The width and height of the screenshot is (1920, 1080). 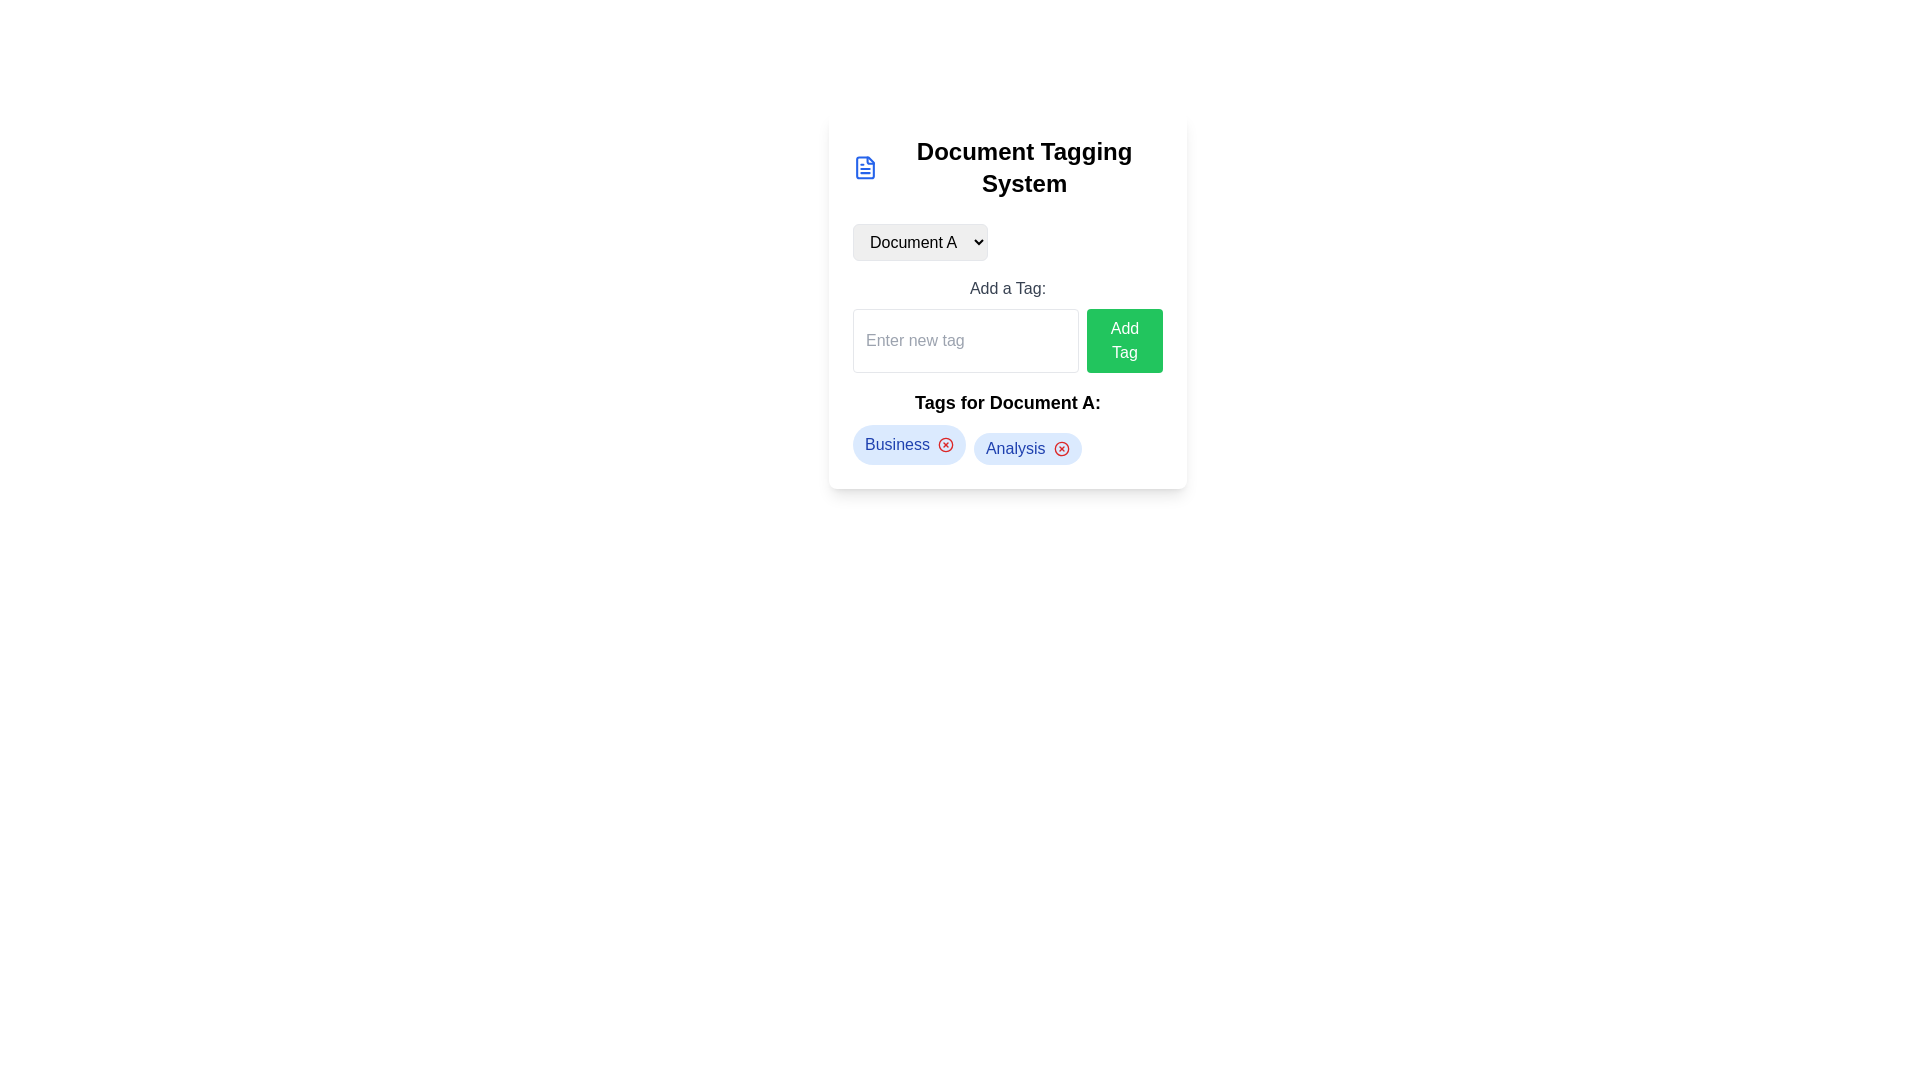 What do you see at coordinates (1060, 447) in the screenshot?
I see `the red icon button with a cross inside, located within the 'Analysis' tag` at bounding box center [1060, 447].